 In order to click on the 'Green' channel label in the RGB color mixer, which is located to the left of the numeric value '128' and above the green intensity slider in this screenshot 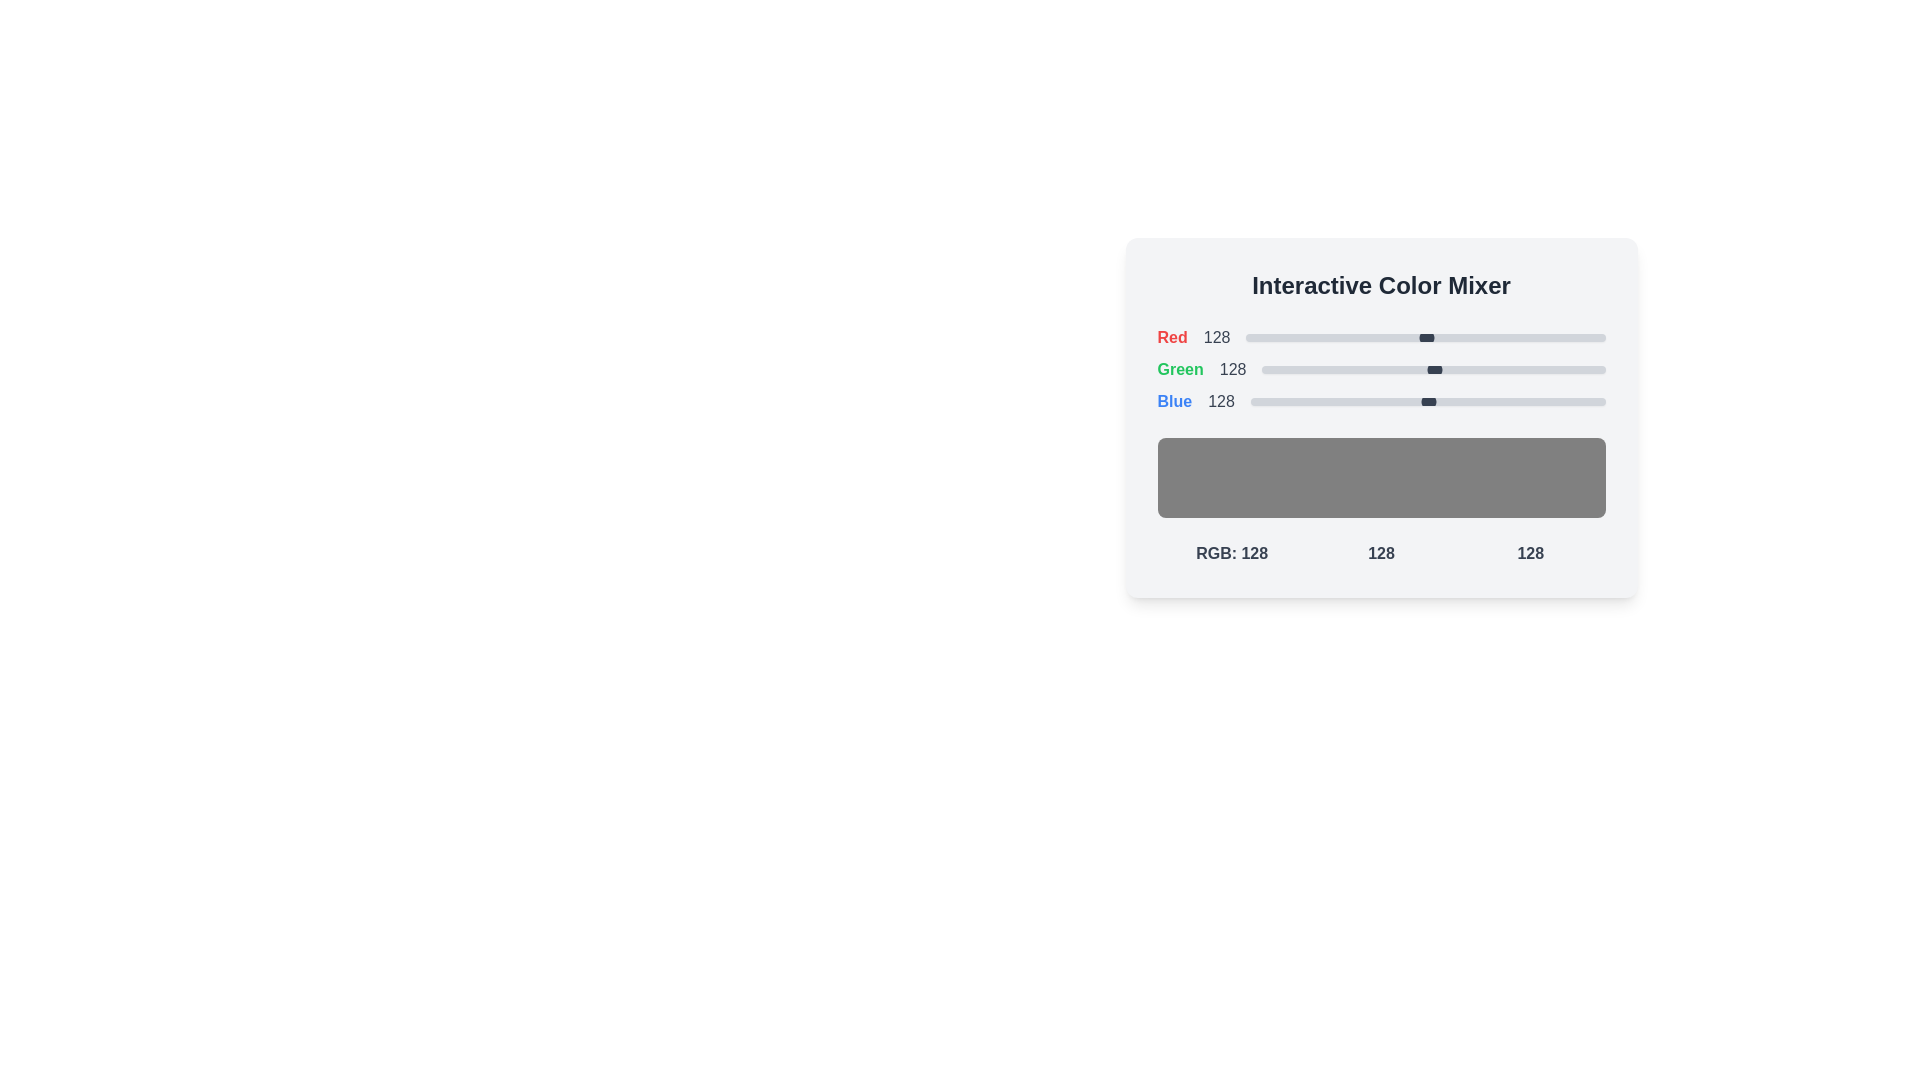, I will do `click(1180, 370)`.